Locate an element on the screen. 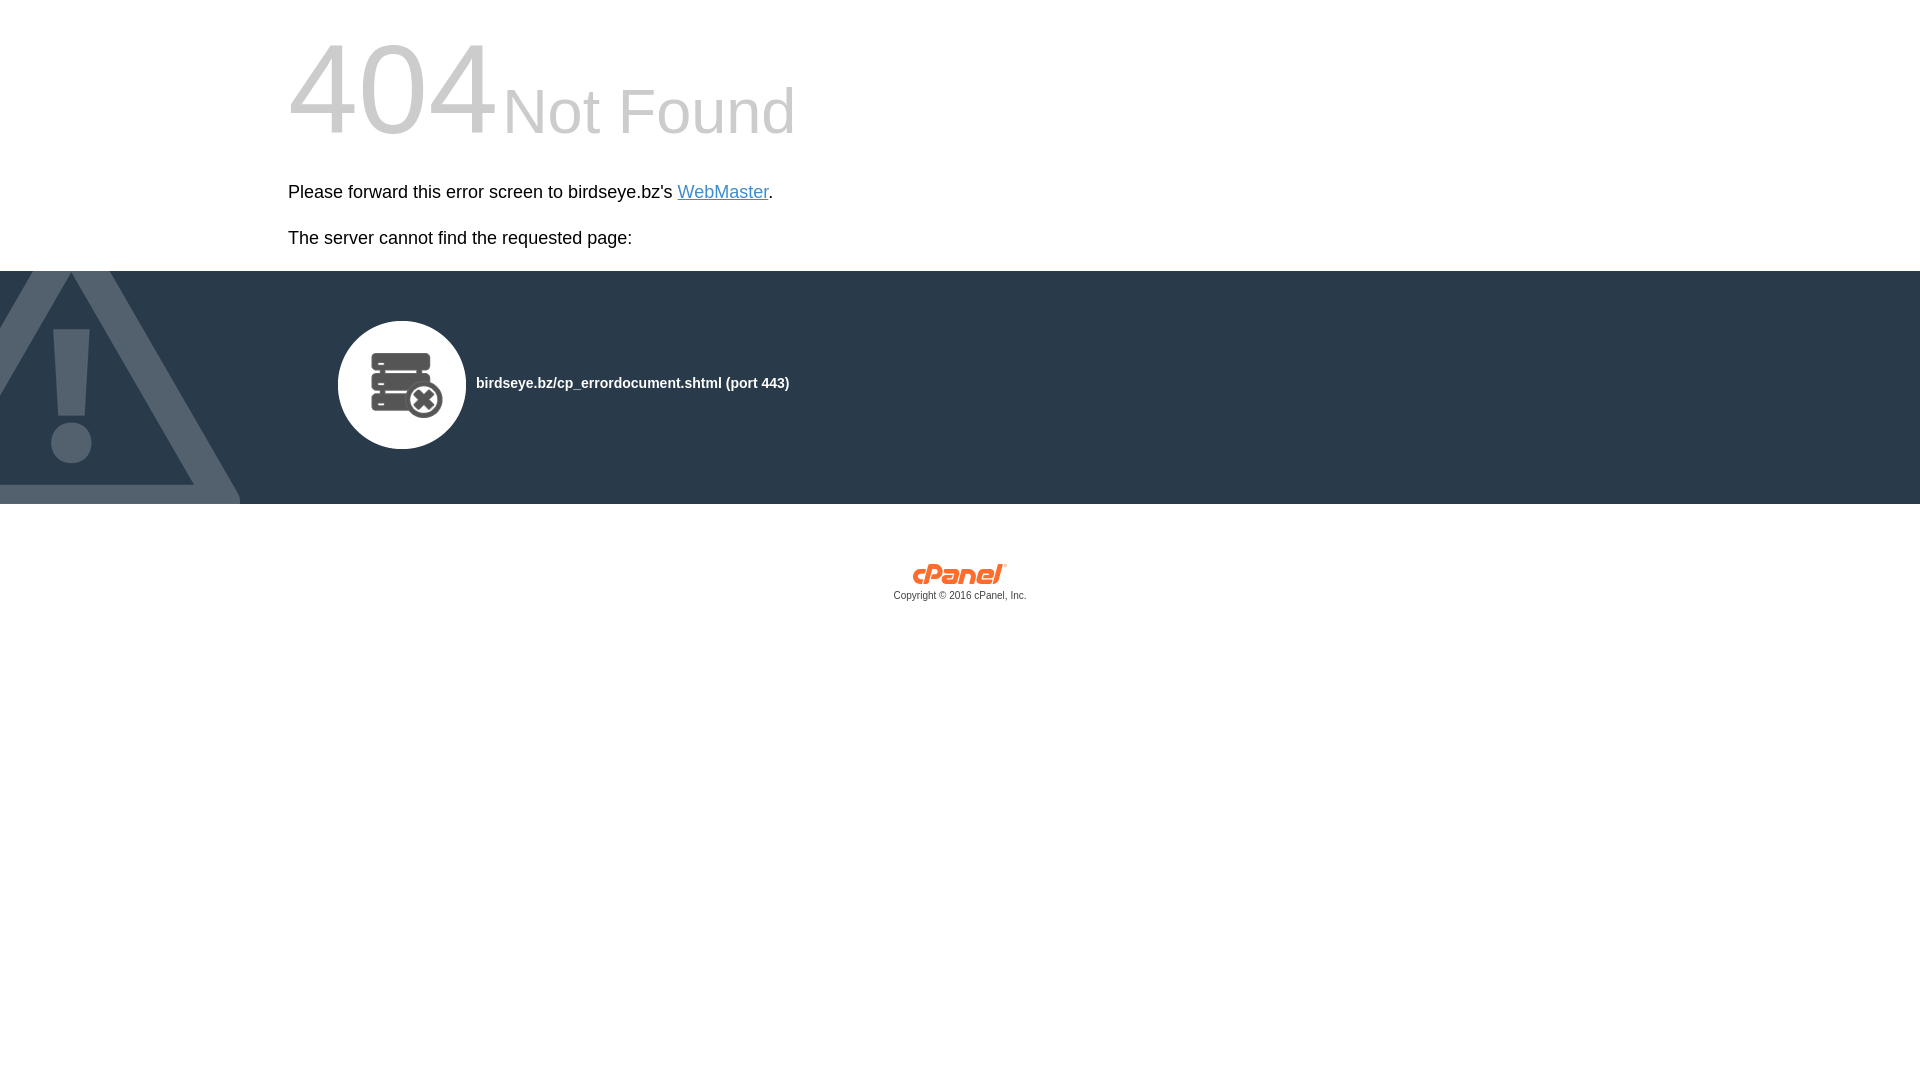 The width and height of the screenshot is (1920, 1080). 'WebMaster' is located at coordinates (722, 192).